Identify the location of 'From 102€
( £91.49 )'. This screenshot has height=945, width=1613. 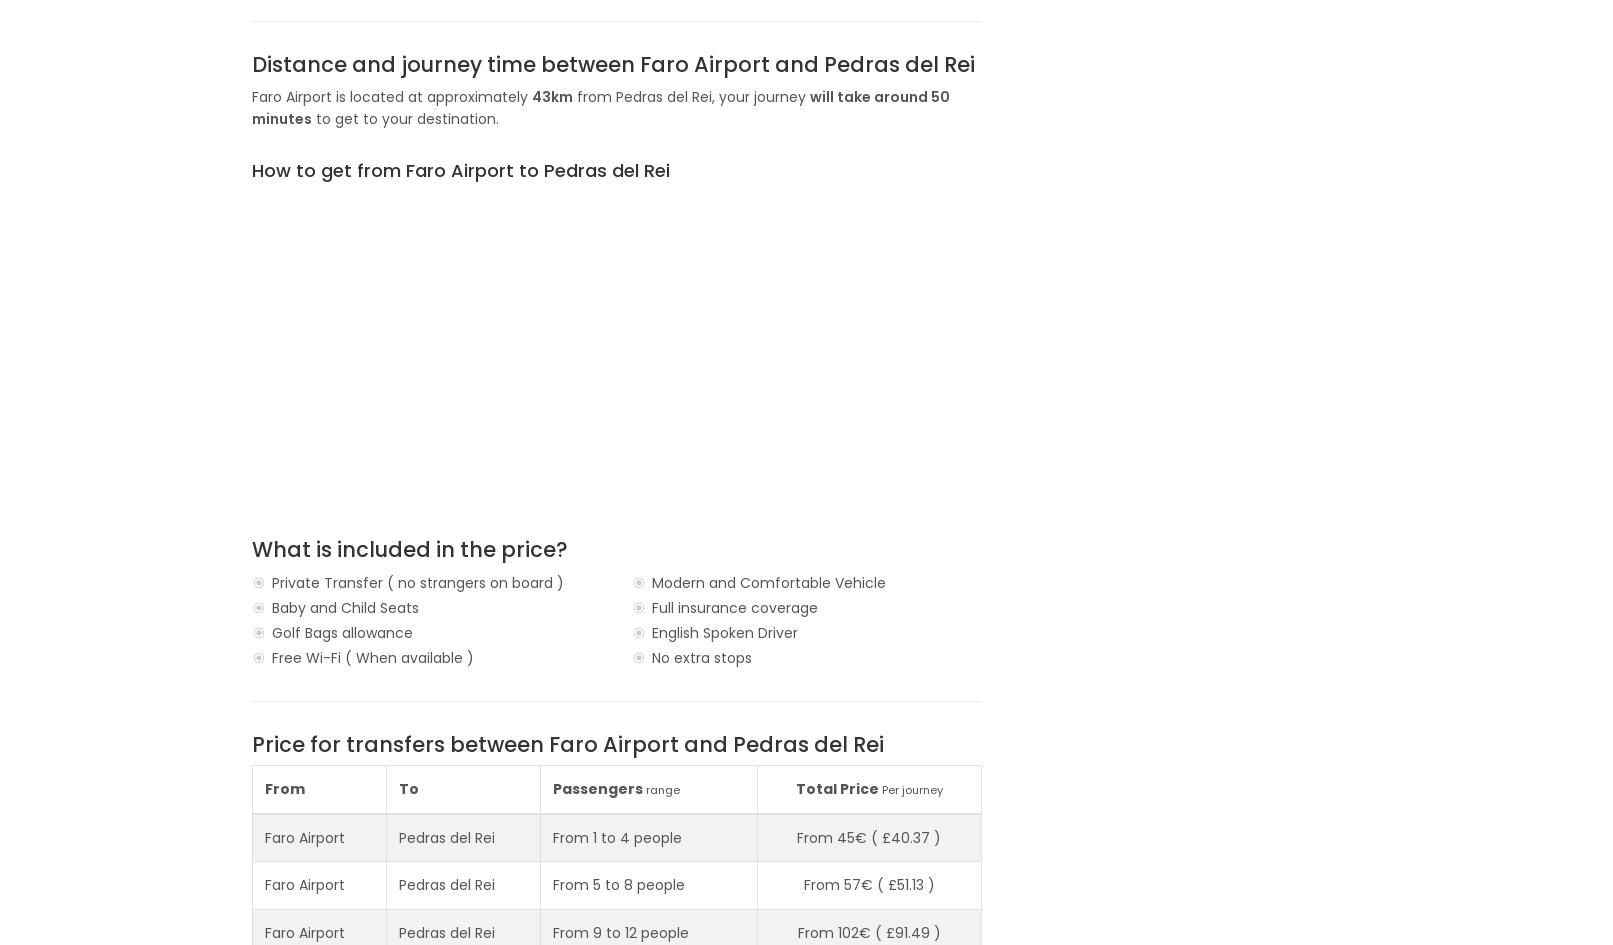
(796, 930).